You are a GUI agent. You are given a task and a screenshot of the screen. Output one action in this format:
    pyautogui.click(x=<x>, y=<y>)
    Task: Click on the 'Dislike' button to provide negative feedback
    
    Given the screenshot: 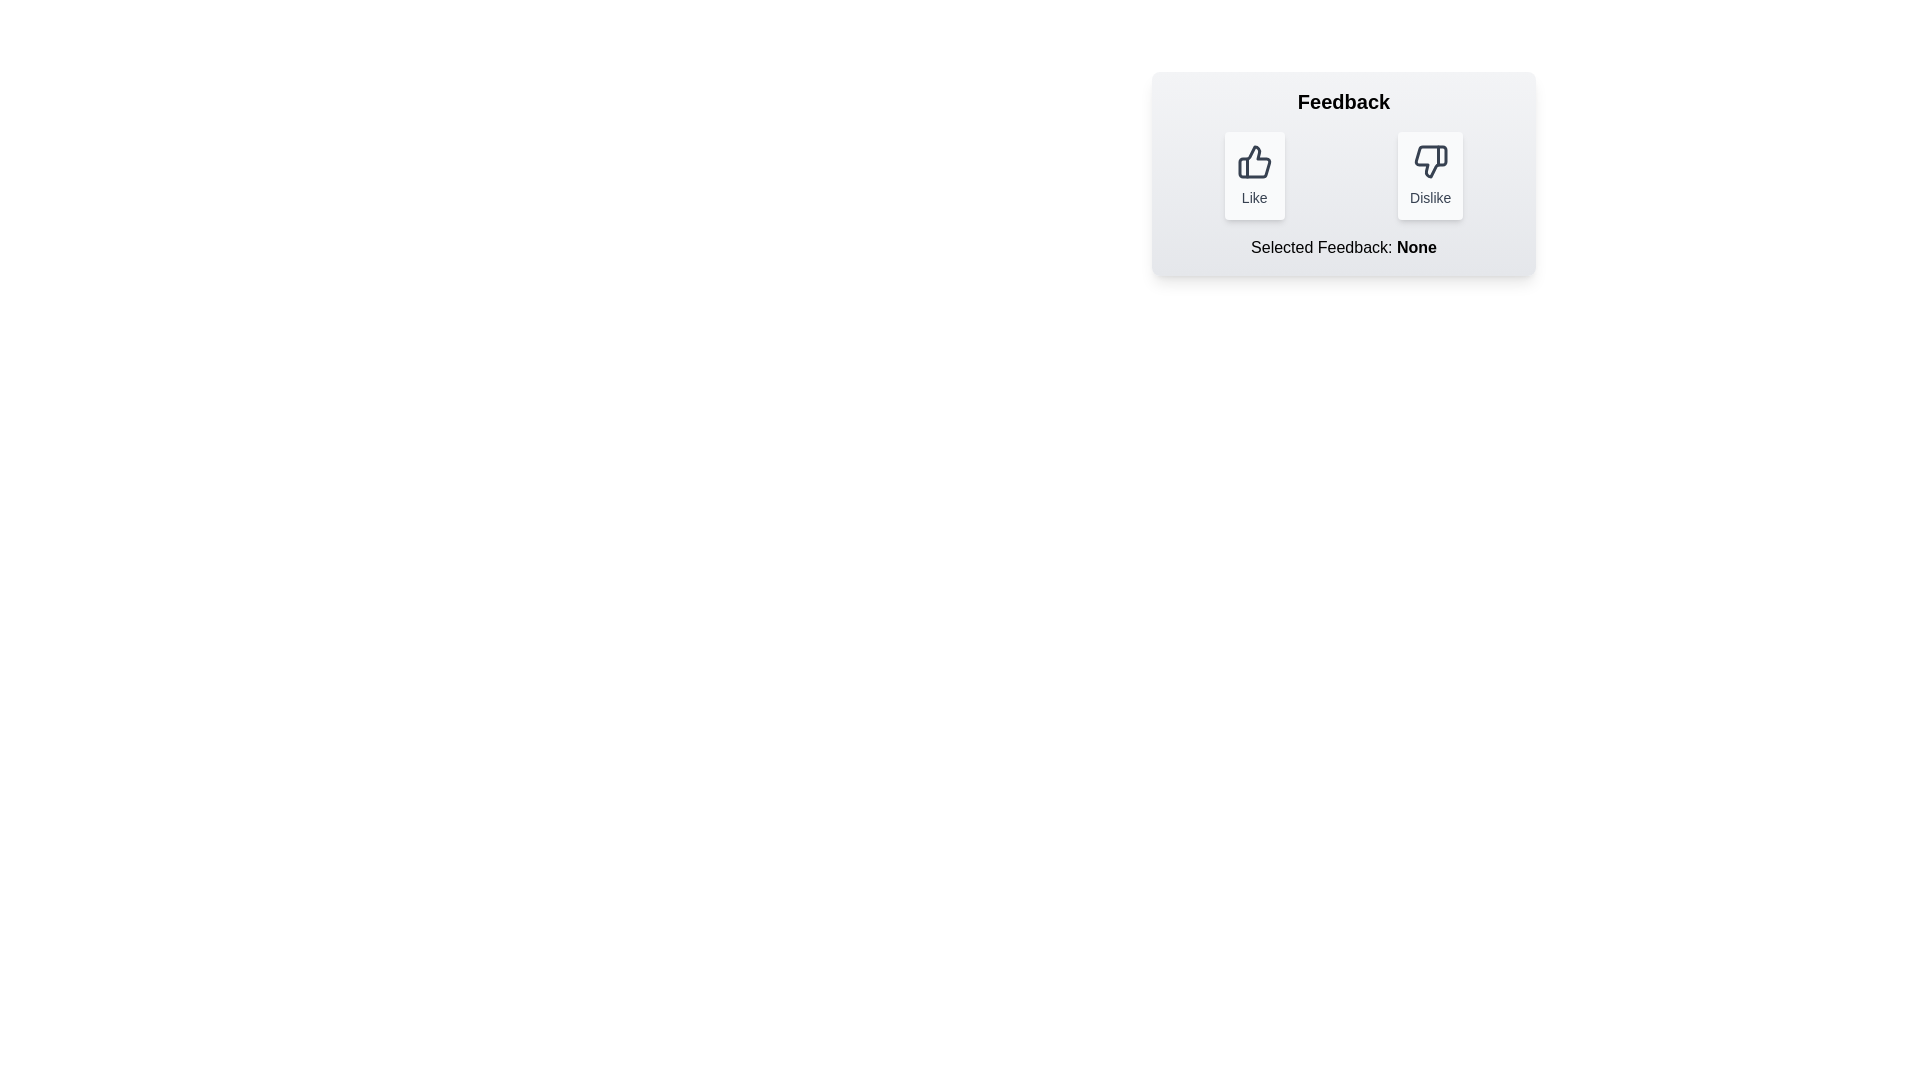 What is the action you would take?
    pyautogui.click(x=1429, y=175)
    